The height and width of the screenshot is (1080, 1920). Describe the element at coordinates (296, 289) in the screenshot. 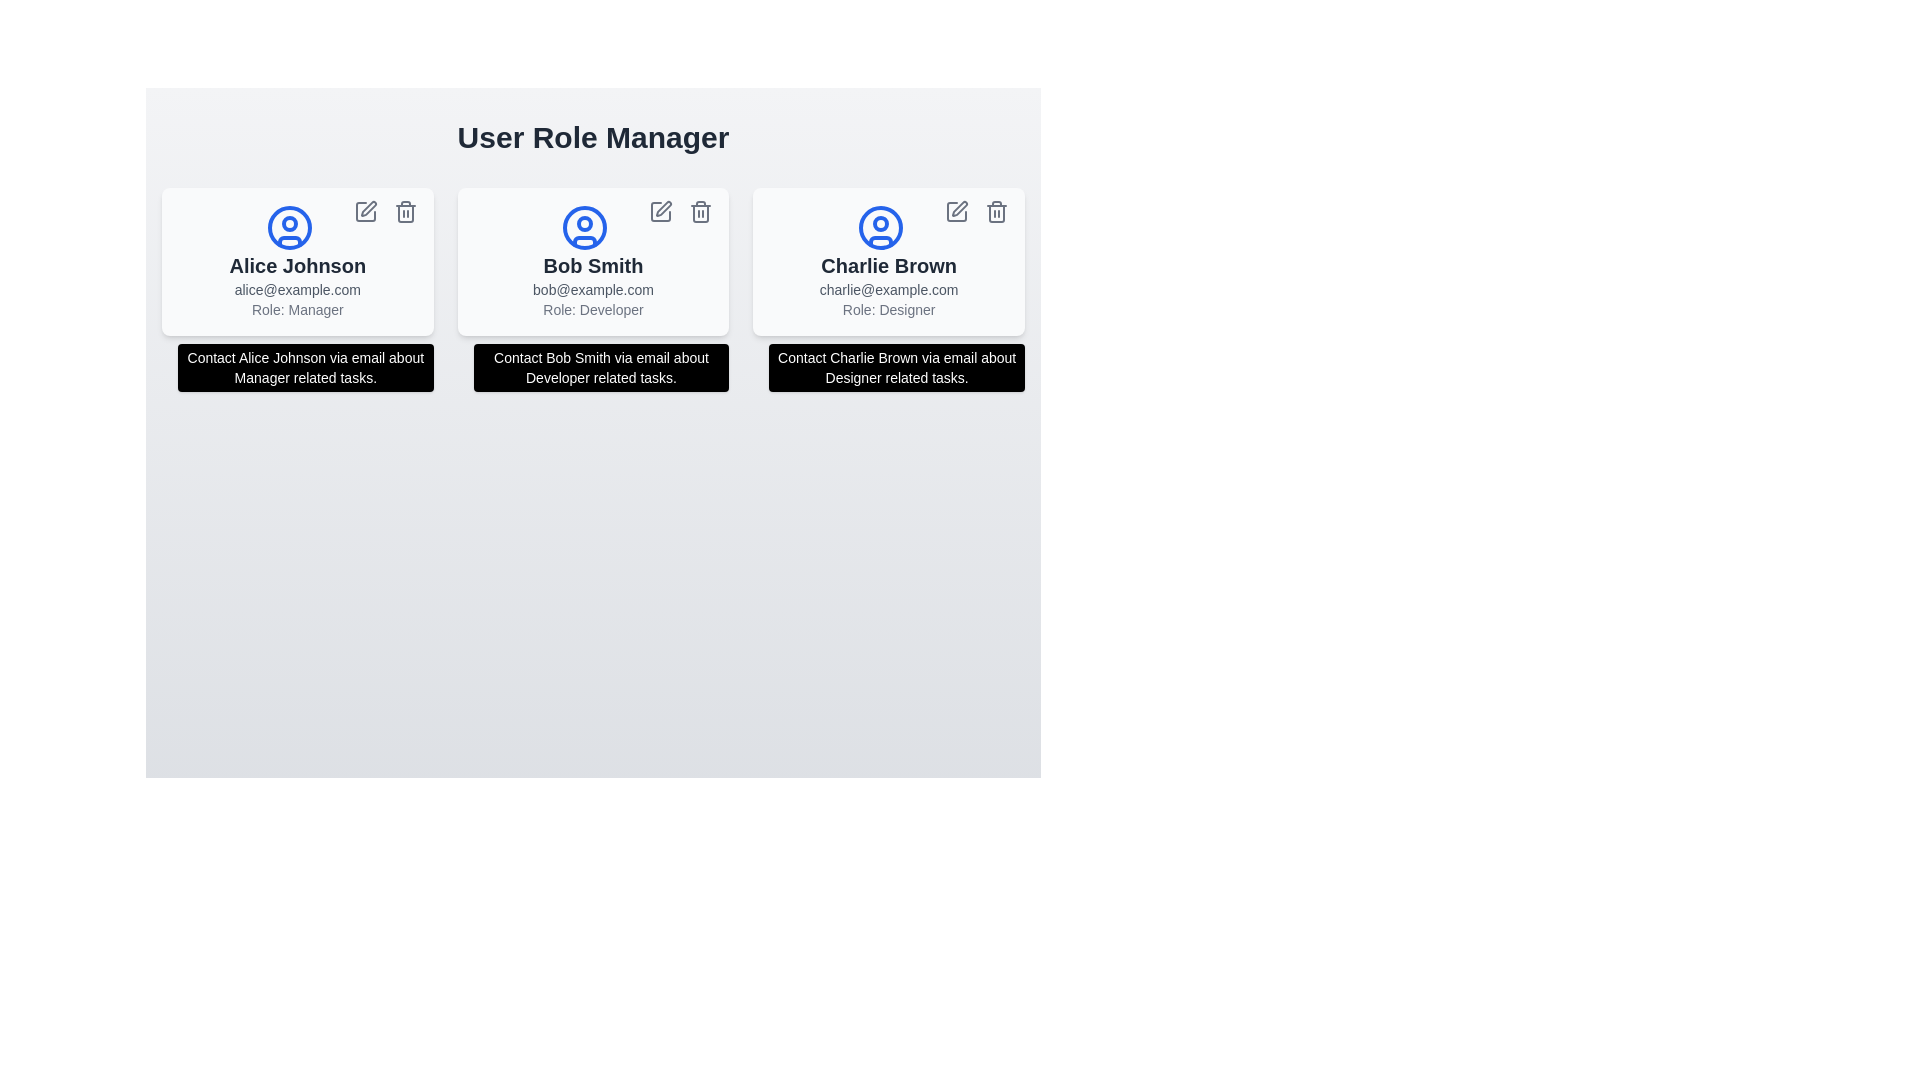

I see `the text label displaying the email address 'alice@example.com', which is styled in gray and located below 'Alice Johnson' and above 'Role: Manager'` at that location.